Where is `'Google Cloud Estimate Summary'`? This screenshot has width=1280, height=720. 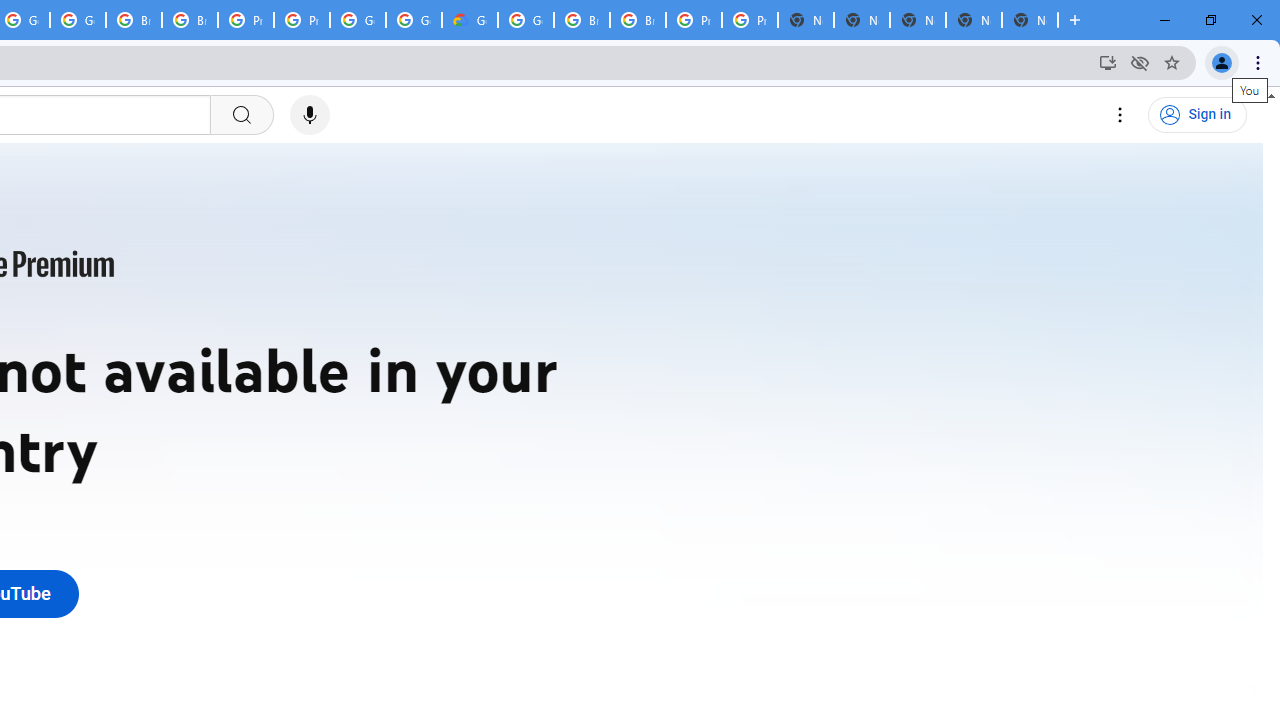 'Google Cloud Estimate Summary' is located at coordinates (468, 20).